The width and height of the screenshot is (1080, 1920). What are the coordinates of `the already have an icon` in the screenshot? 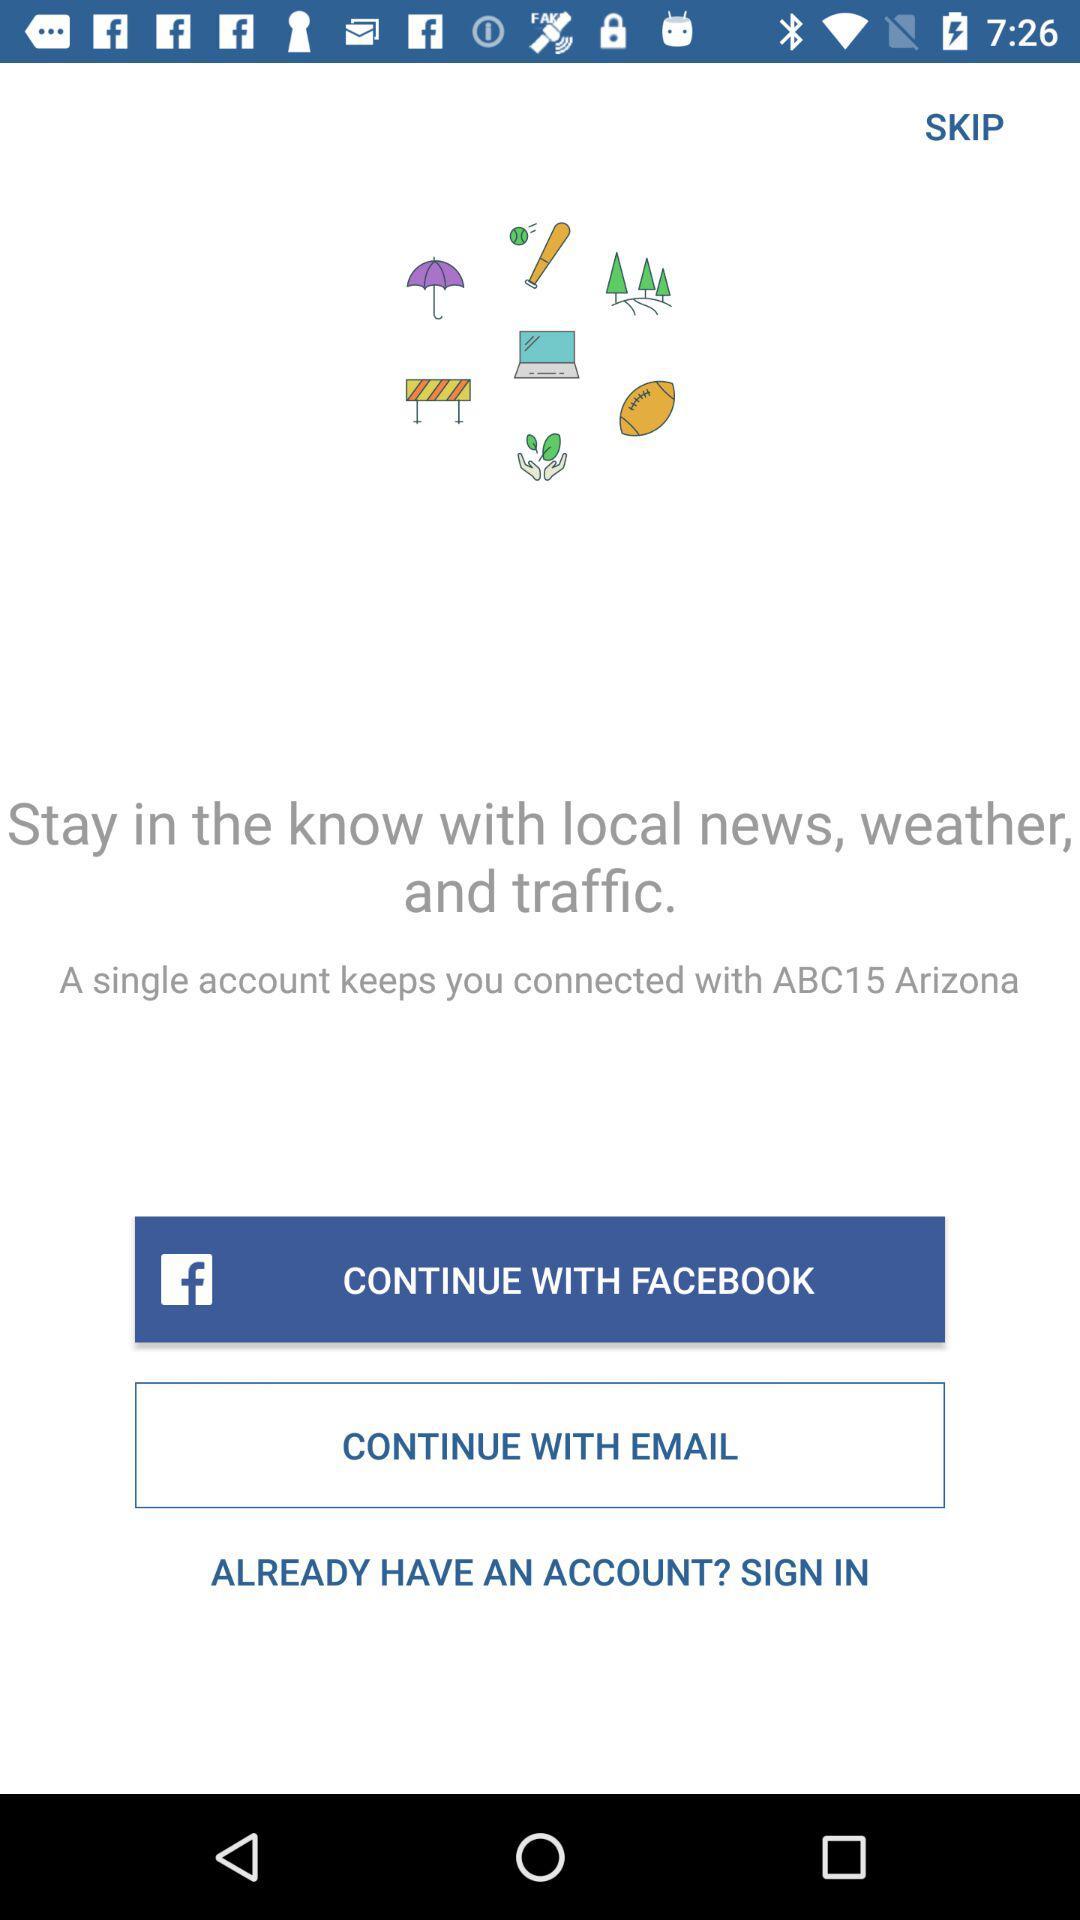 It's located at (540, 1570).